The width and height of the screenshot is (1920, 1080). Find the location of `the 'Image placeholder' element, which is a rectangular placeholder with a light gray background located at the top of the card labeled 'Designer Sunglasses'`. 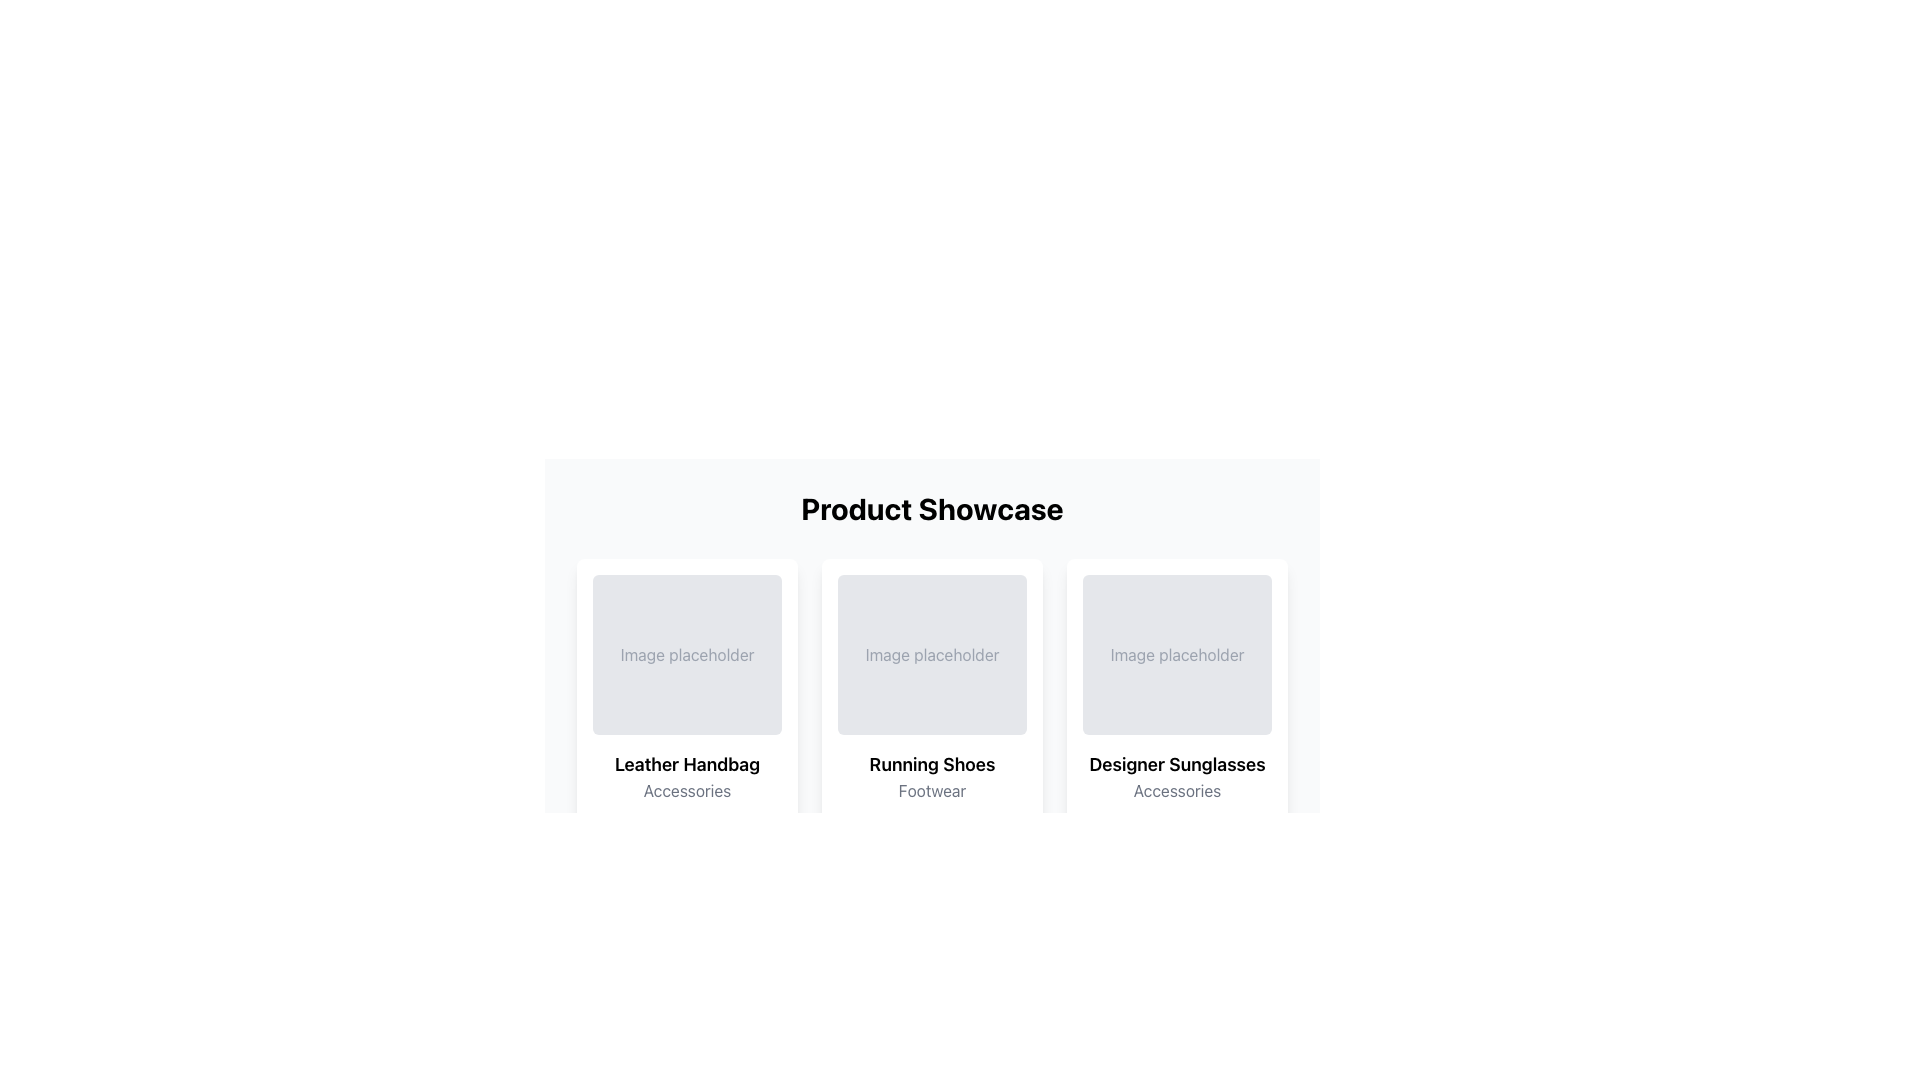

the 'Image placeholder' element, which is a rectangular placeholder with a light gray background located at the top of the card labeled 'Designer Sunglasses' is located at coordinates (1177, 655).